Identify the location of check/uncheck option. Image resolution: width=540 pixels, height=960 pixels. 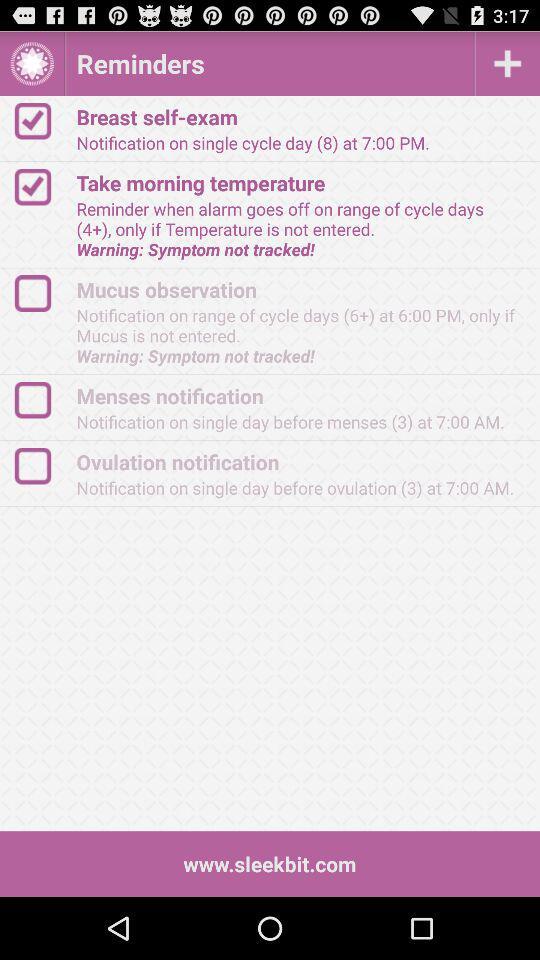
(42, 187).